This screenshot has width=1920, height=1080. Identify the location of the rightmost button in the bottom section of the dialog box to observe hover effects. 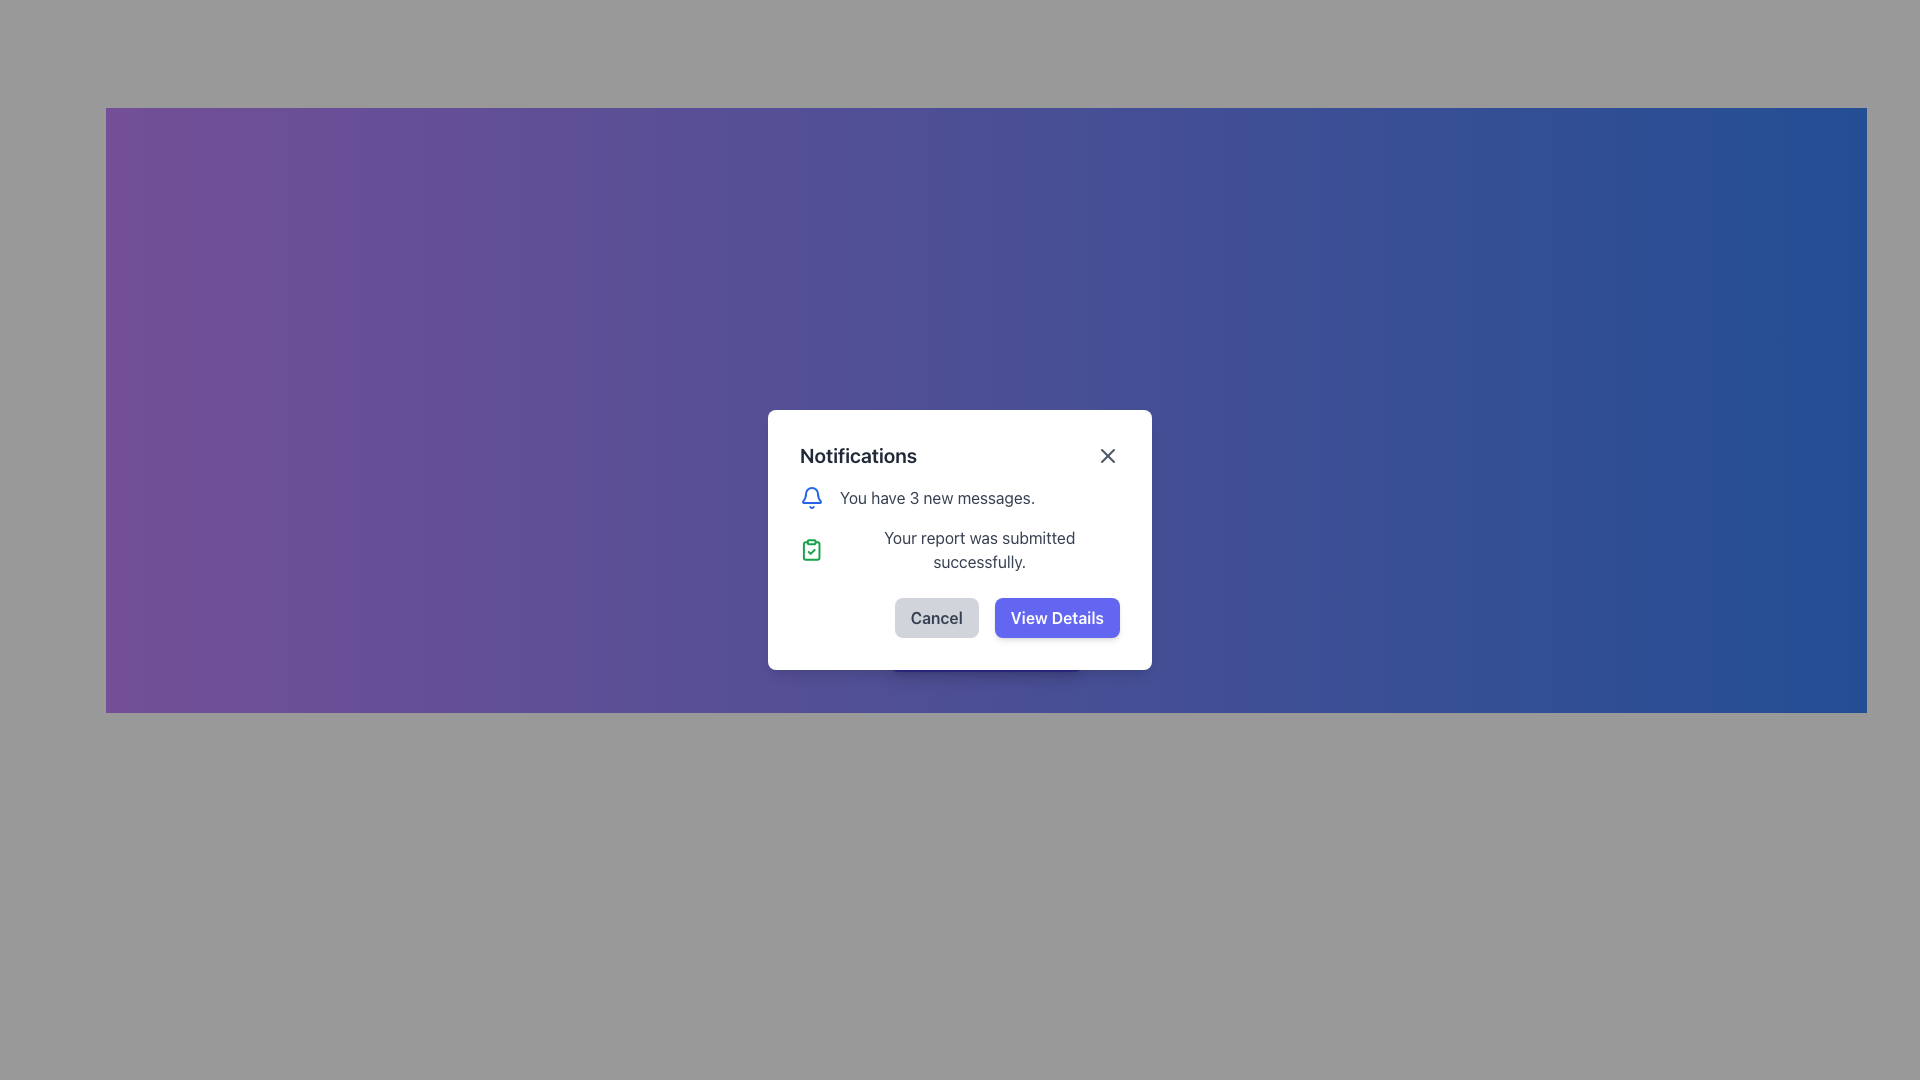
(1056, 616).